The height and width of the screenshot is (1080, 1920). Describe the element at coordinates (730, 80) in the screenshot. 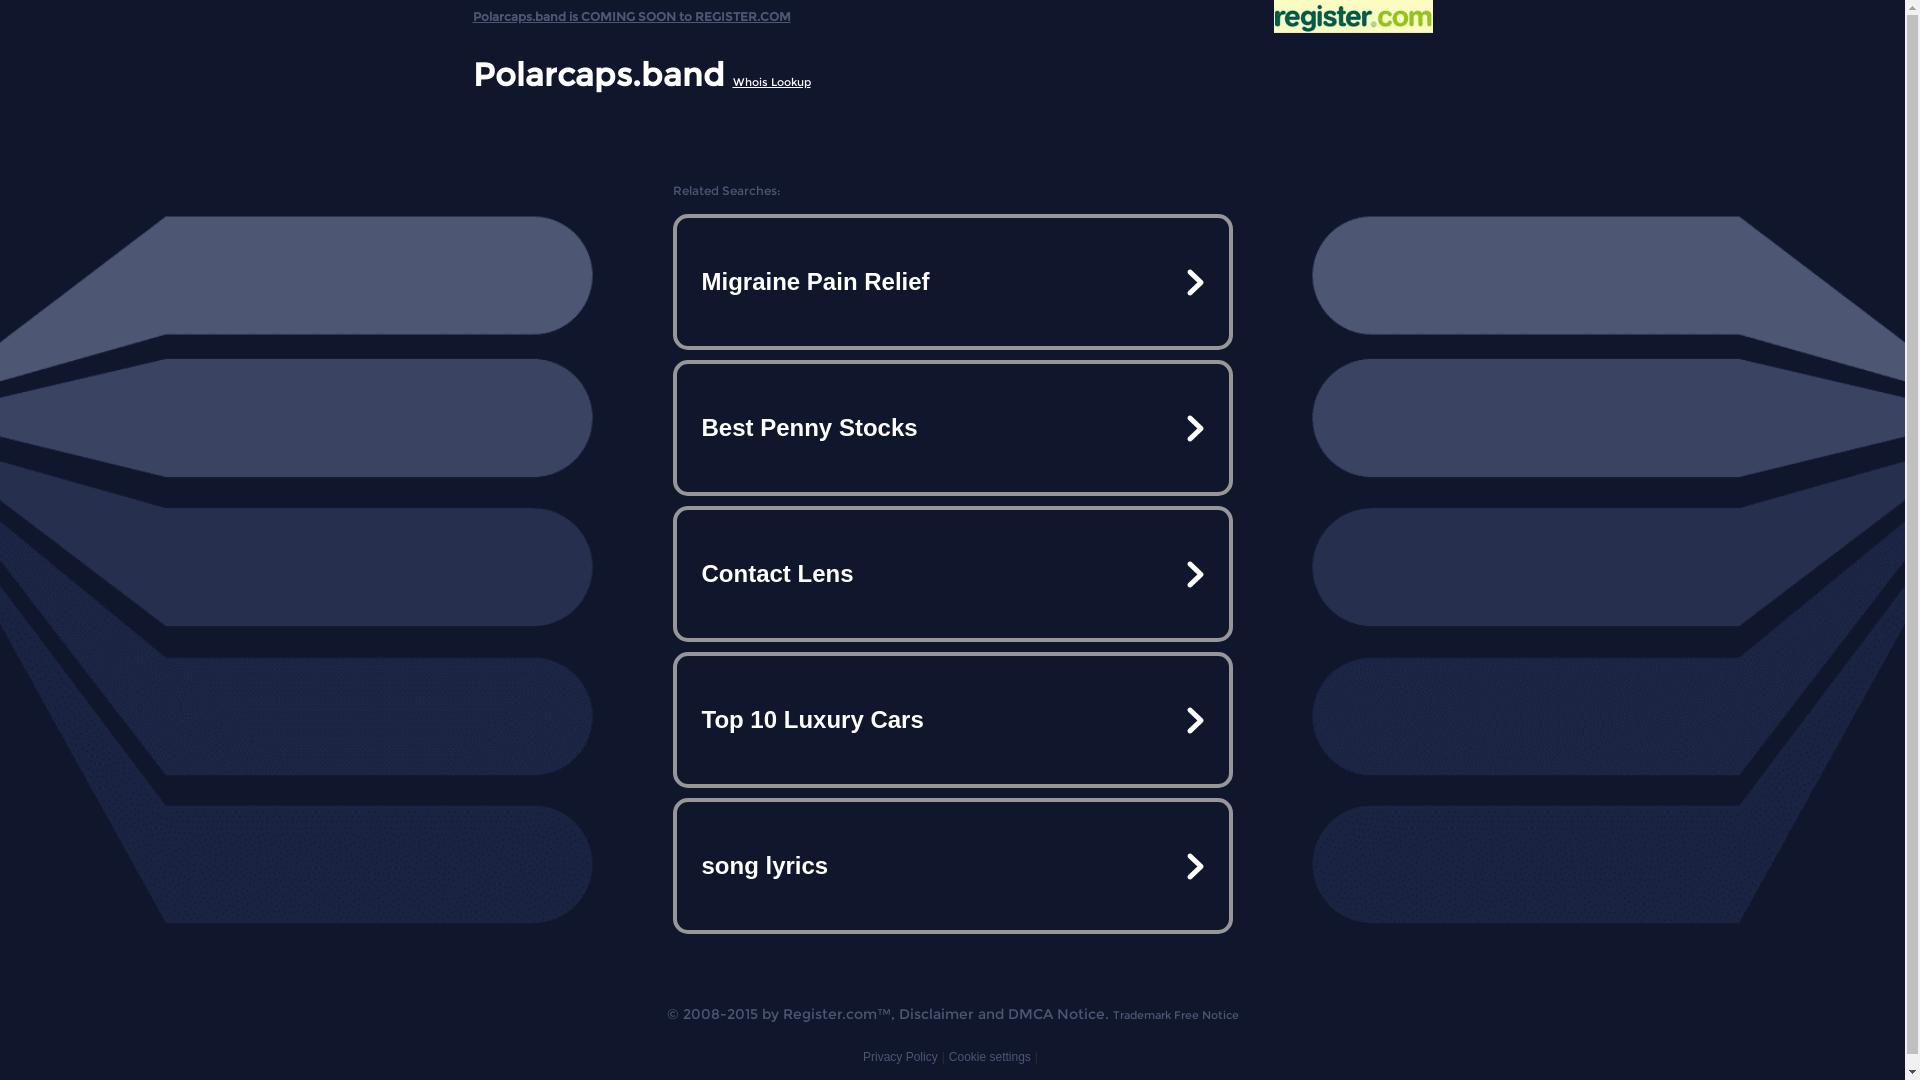

I see `'Whois Lookup'` at that location.